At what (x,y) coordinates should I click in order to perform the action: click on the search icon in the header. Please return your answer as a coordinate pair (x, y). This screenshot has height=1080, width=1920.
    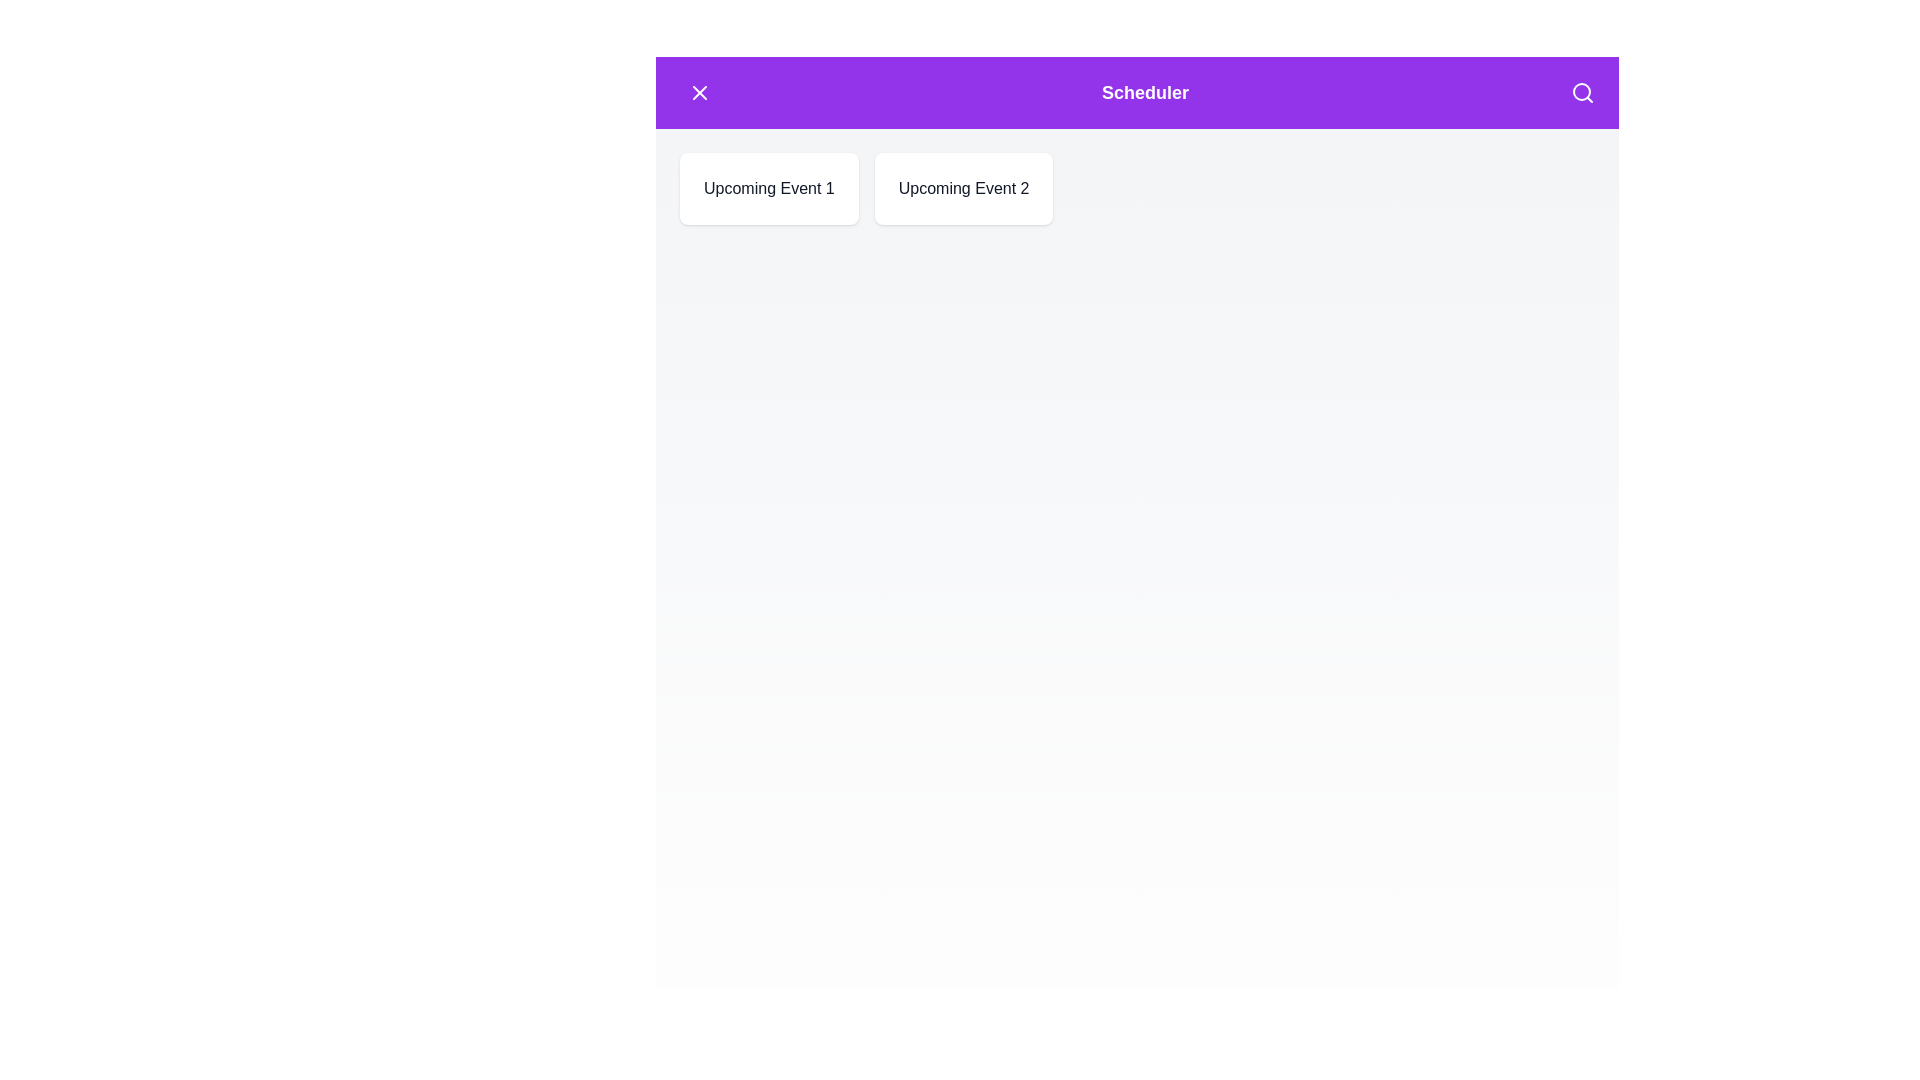
    Looking at the image, I should click on (1582, 92).